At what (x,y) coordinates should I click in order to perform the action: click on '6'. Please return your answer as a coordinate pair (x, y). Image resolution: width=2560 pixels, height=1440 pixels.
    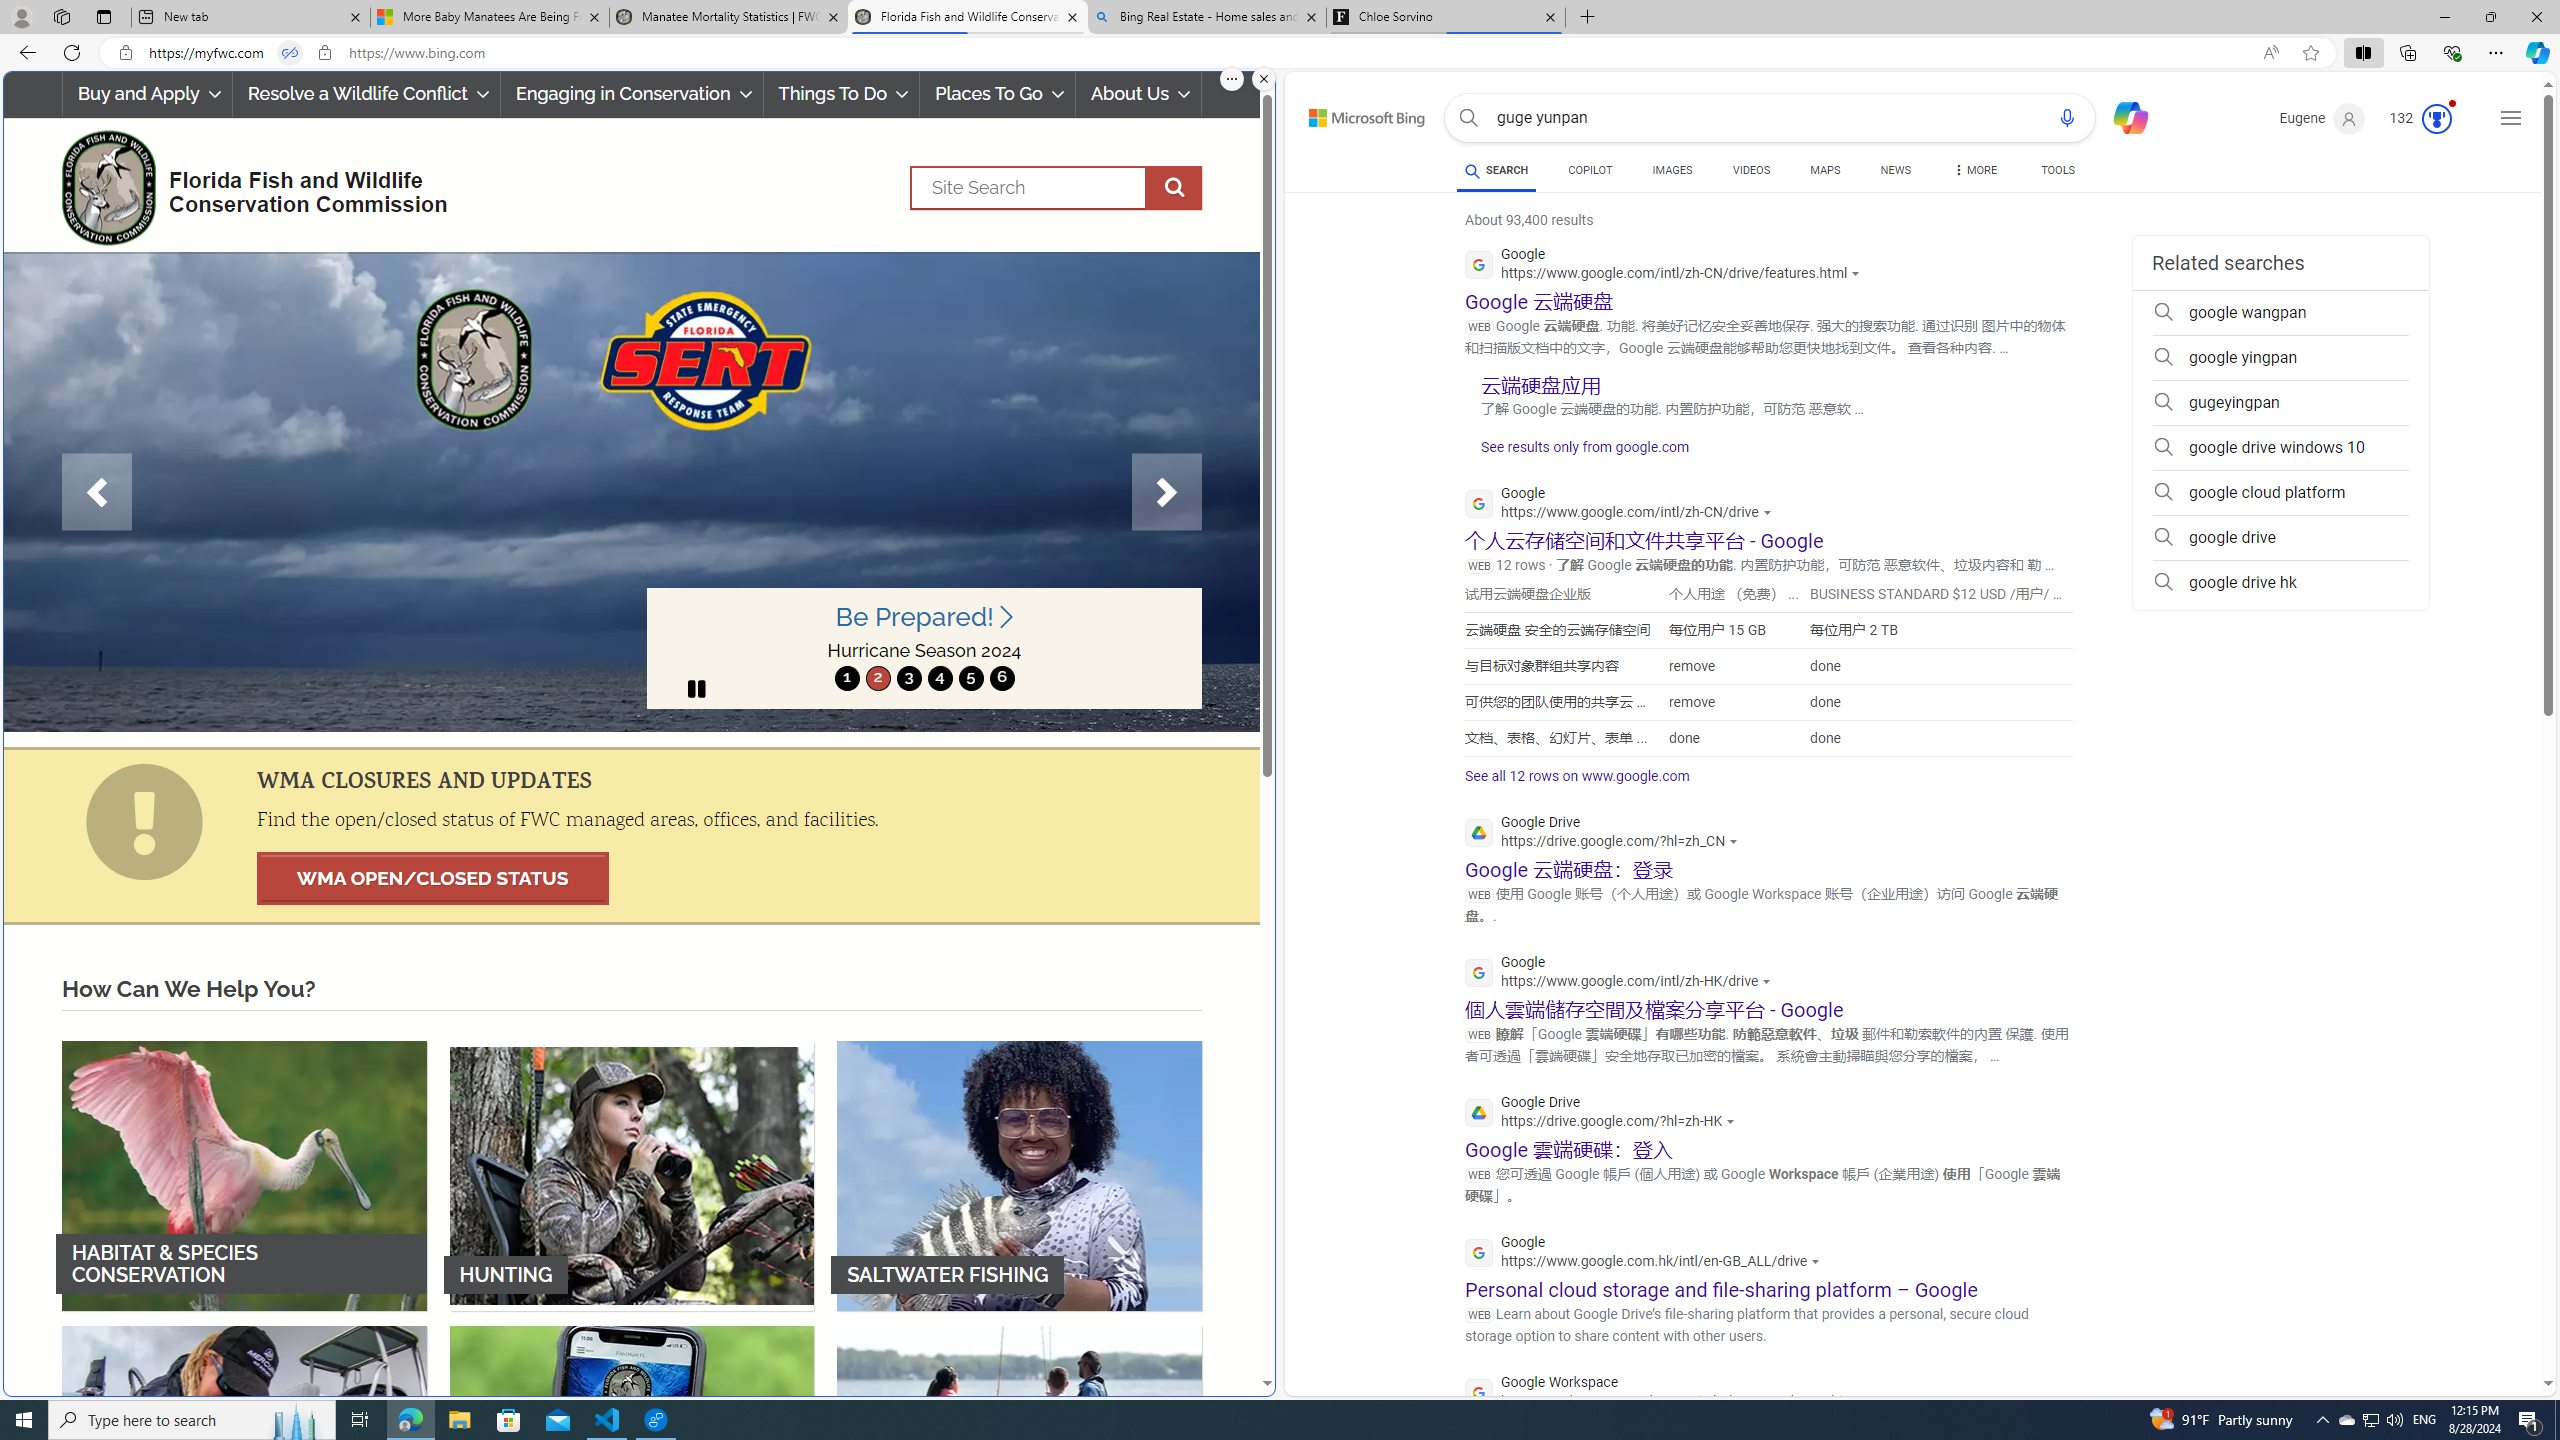
    Looking at the image, I should click on (999, 677).